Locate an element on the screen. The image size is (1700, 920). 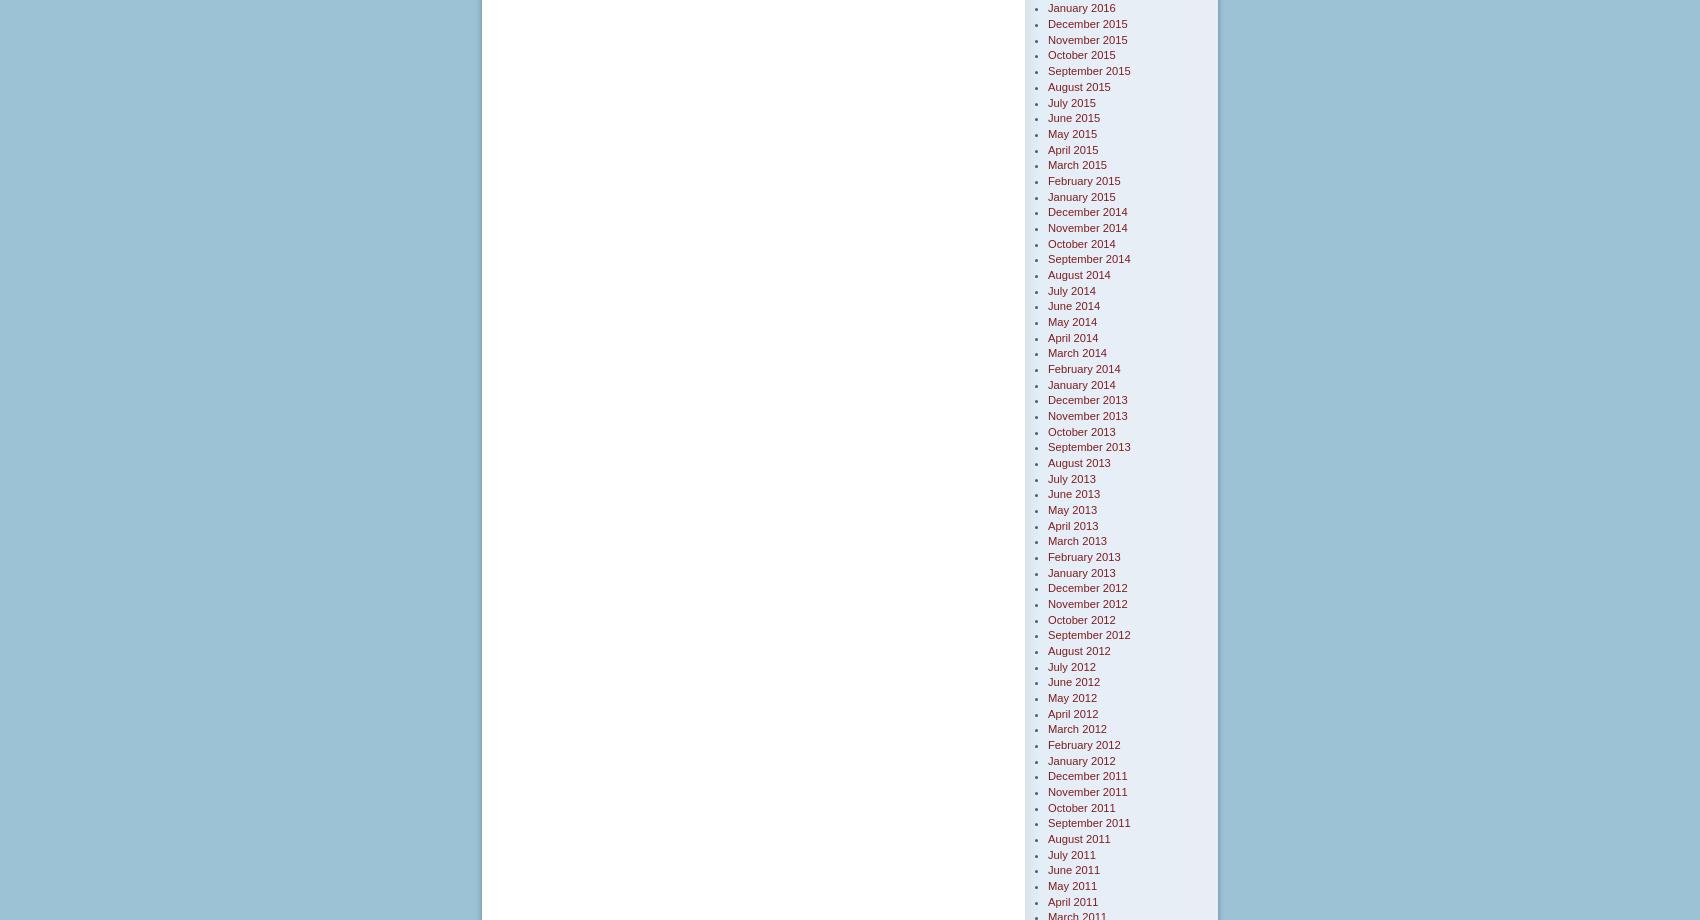
'September 2011' is located at coordinates (1089, 822).